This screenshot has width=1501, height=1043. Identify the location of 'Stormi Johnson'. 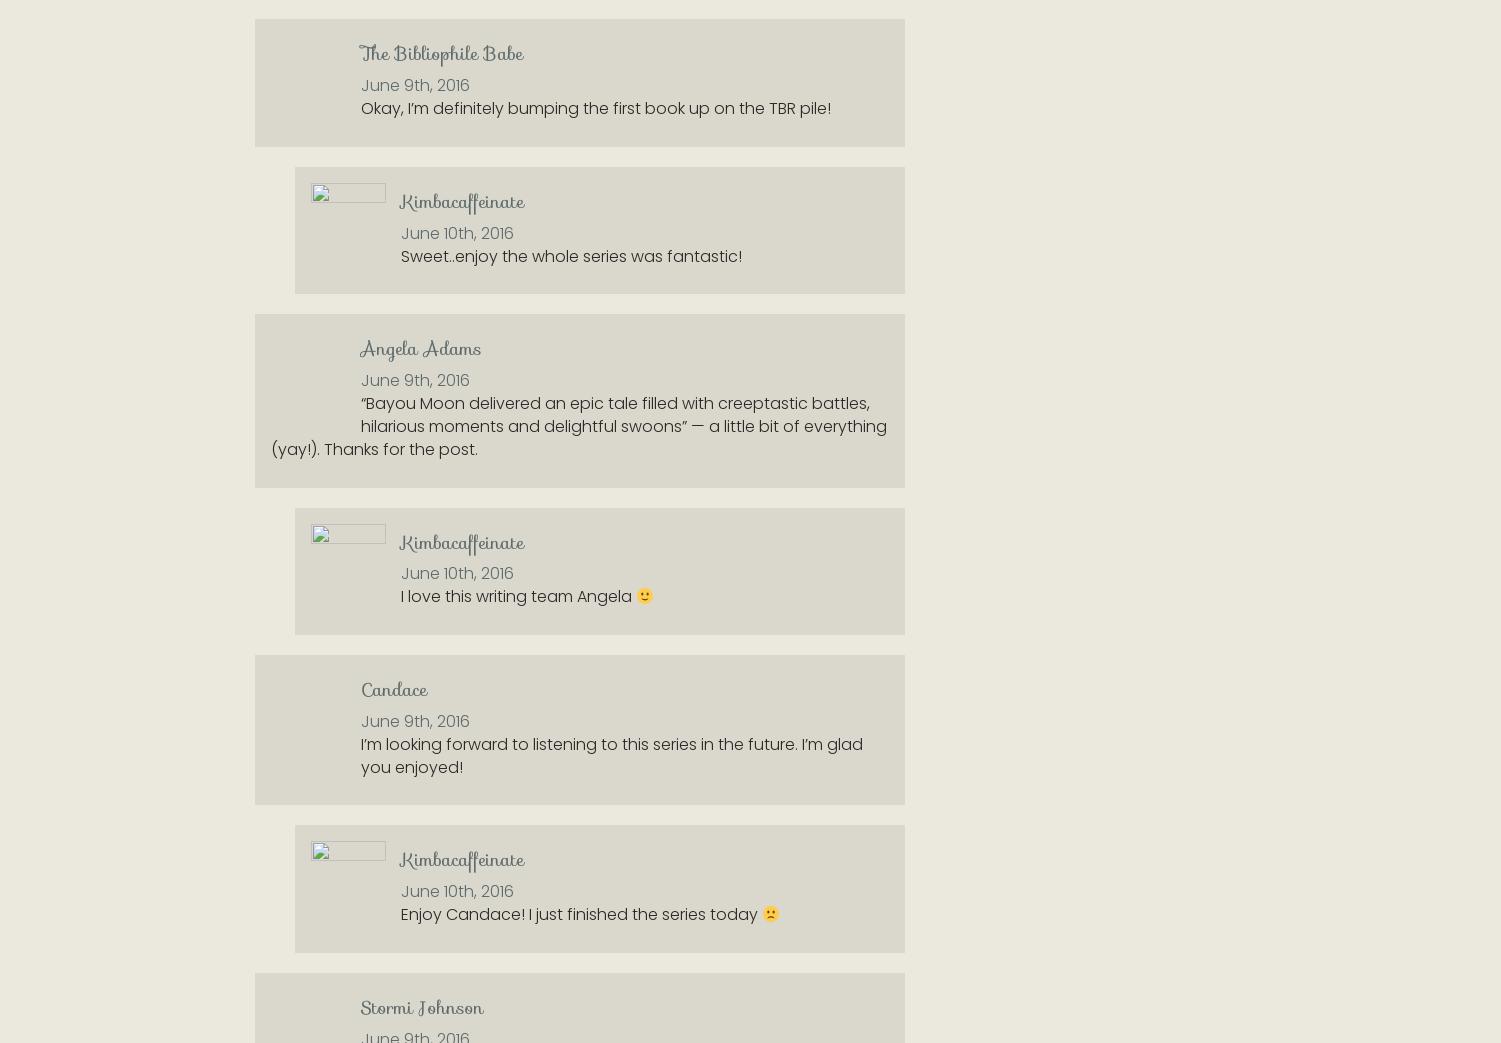
(422, 1007).